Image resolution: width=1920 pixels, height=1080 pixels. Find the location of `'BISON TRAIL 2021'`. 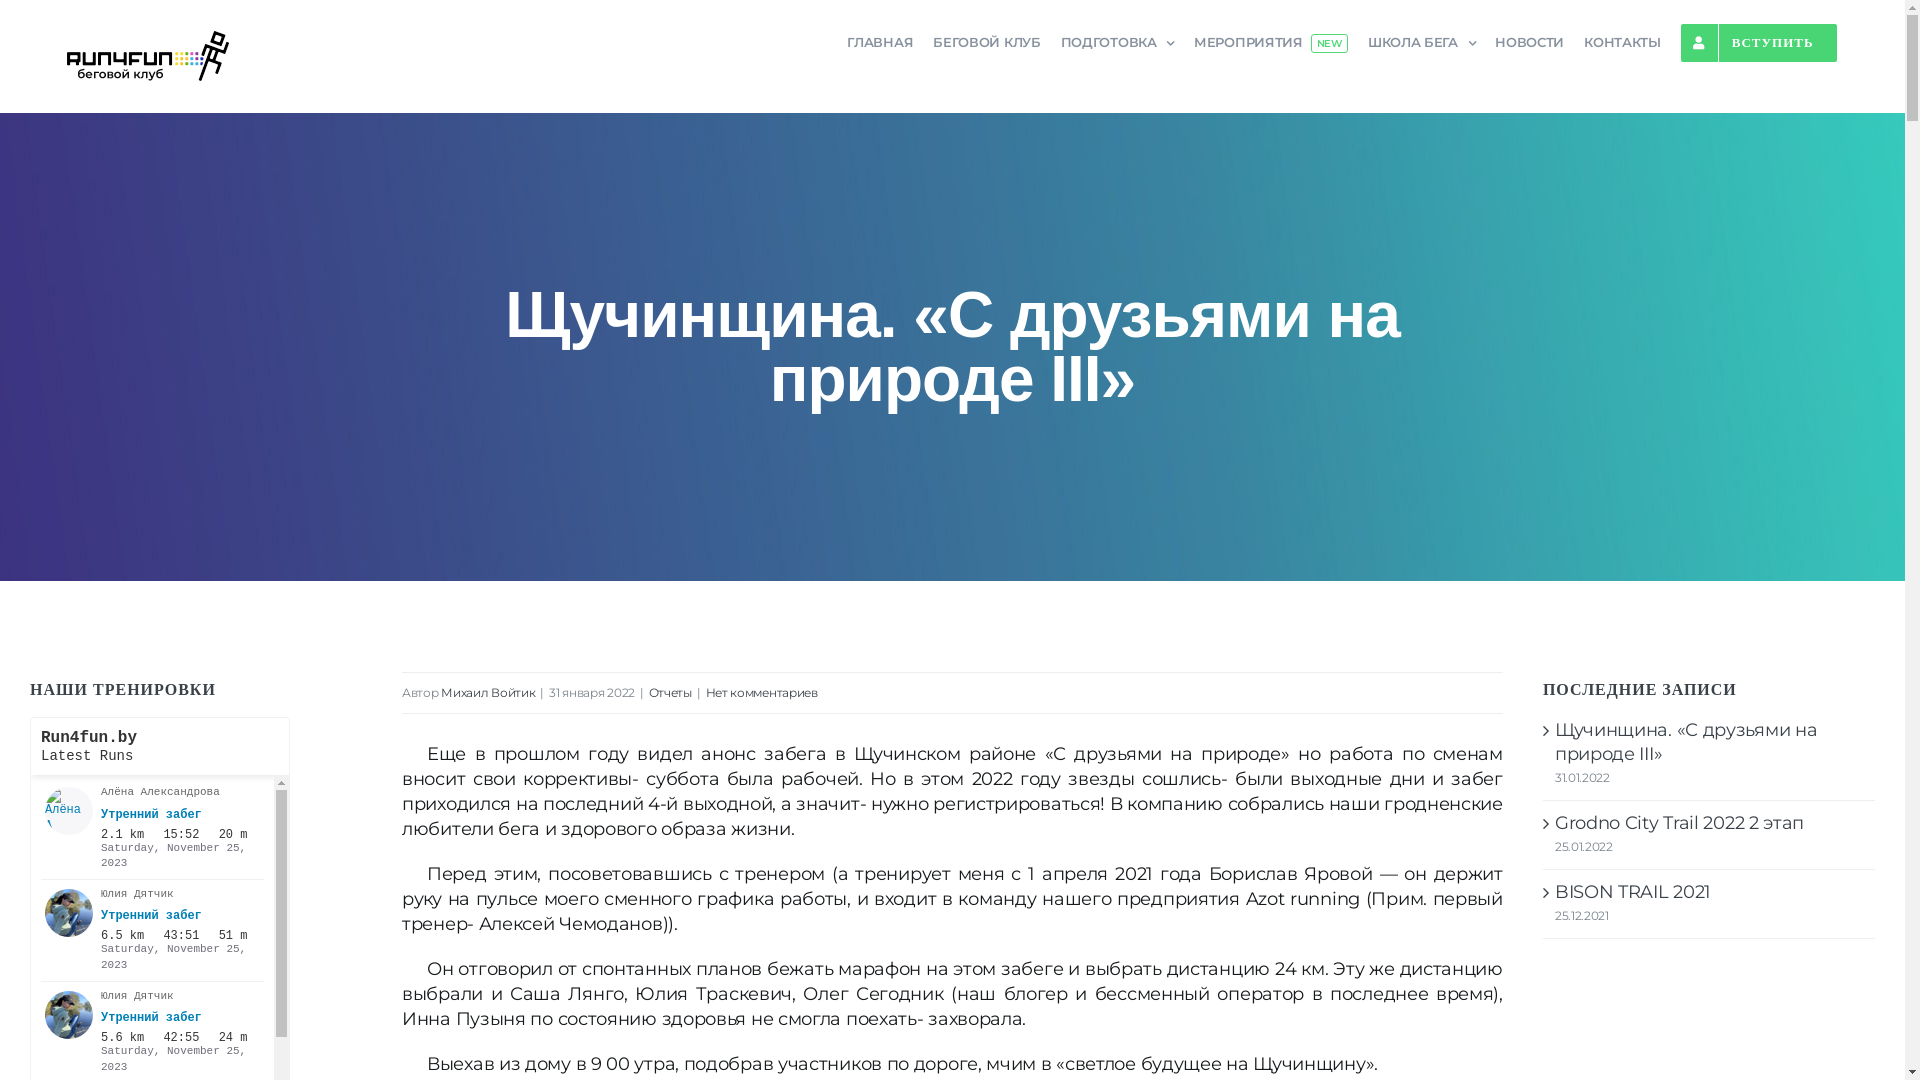

'BISON TRAIL 2021' is located at coordinates (1632, 890).